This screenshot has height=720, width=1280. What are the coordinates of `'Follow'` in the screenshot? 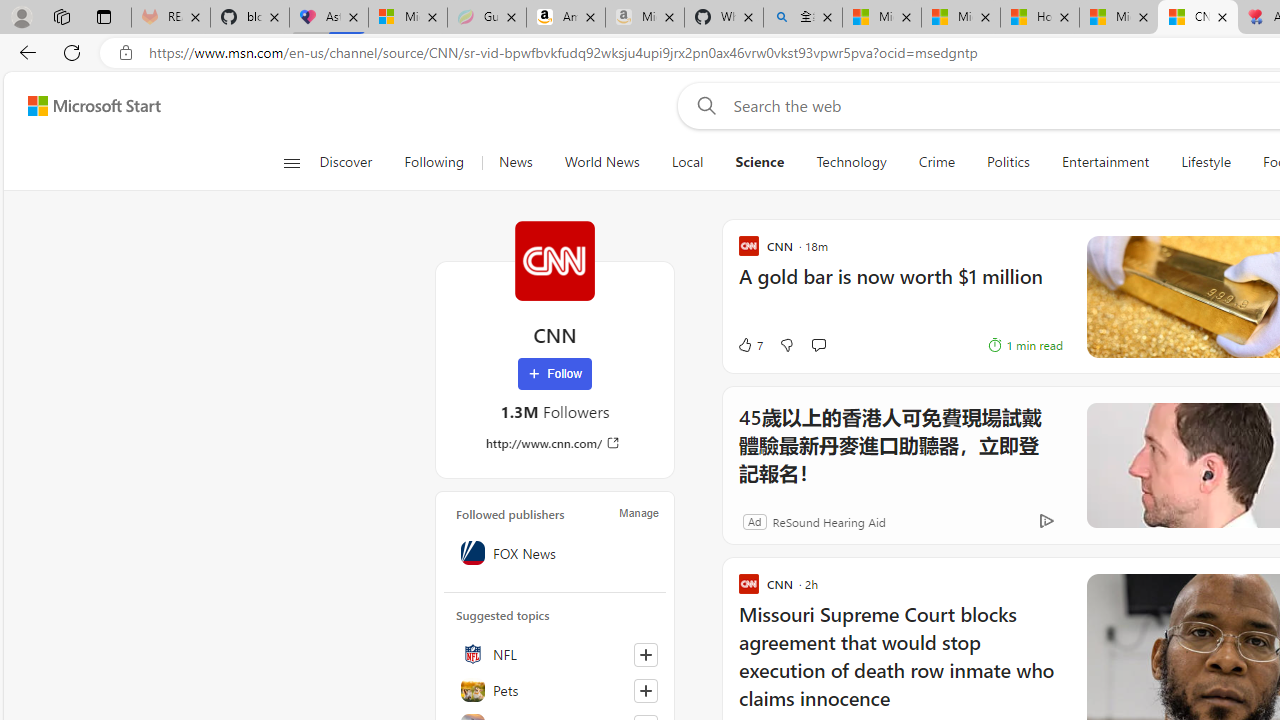 It's located at (554, 374).